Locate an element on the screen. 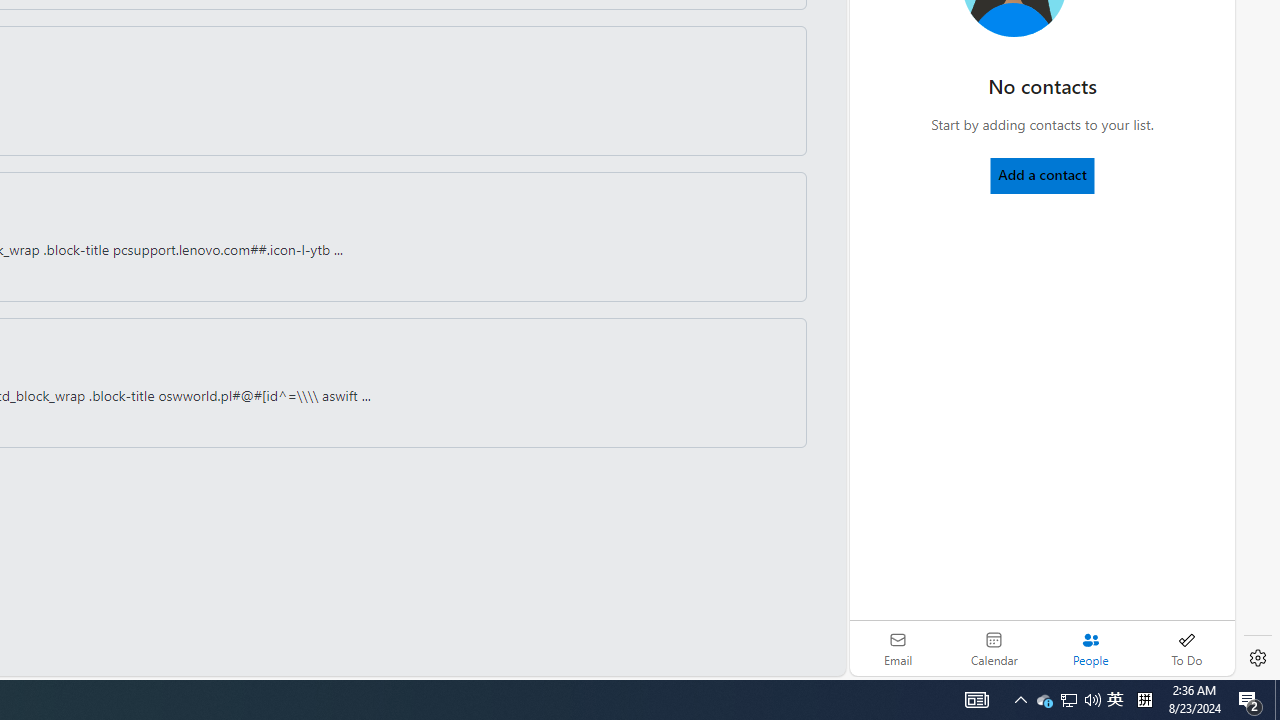 This screenshot has height=720, width=1280. 'To Do' is located at coordinates (1186, 648).